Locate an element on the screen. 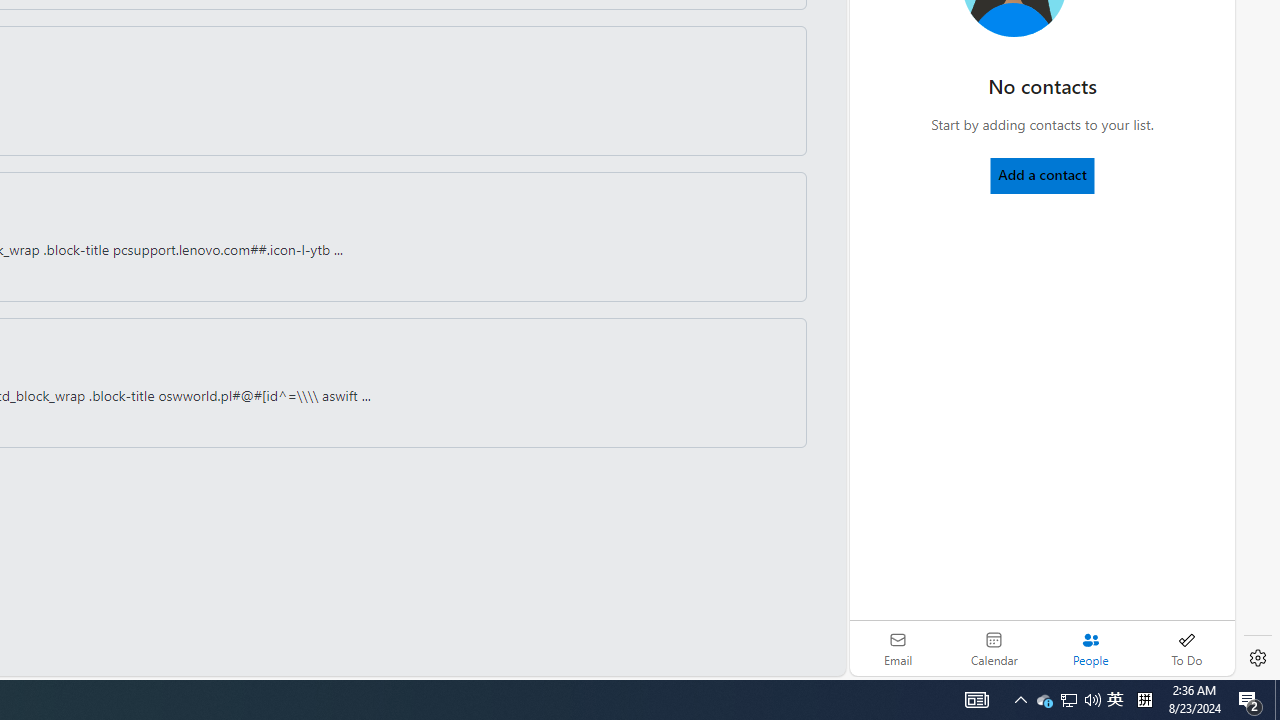 This screenshot has height=720, width=1280. 'To Do' is located at coordinates (1186, 648).